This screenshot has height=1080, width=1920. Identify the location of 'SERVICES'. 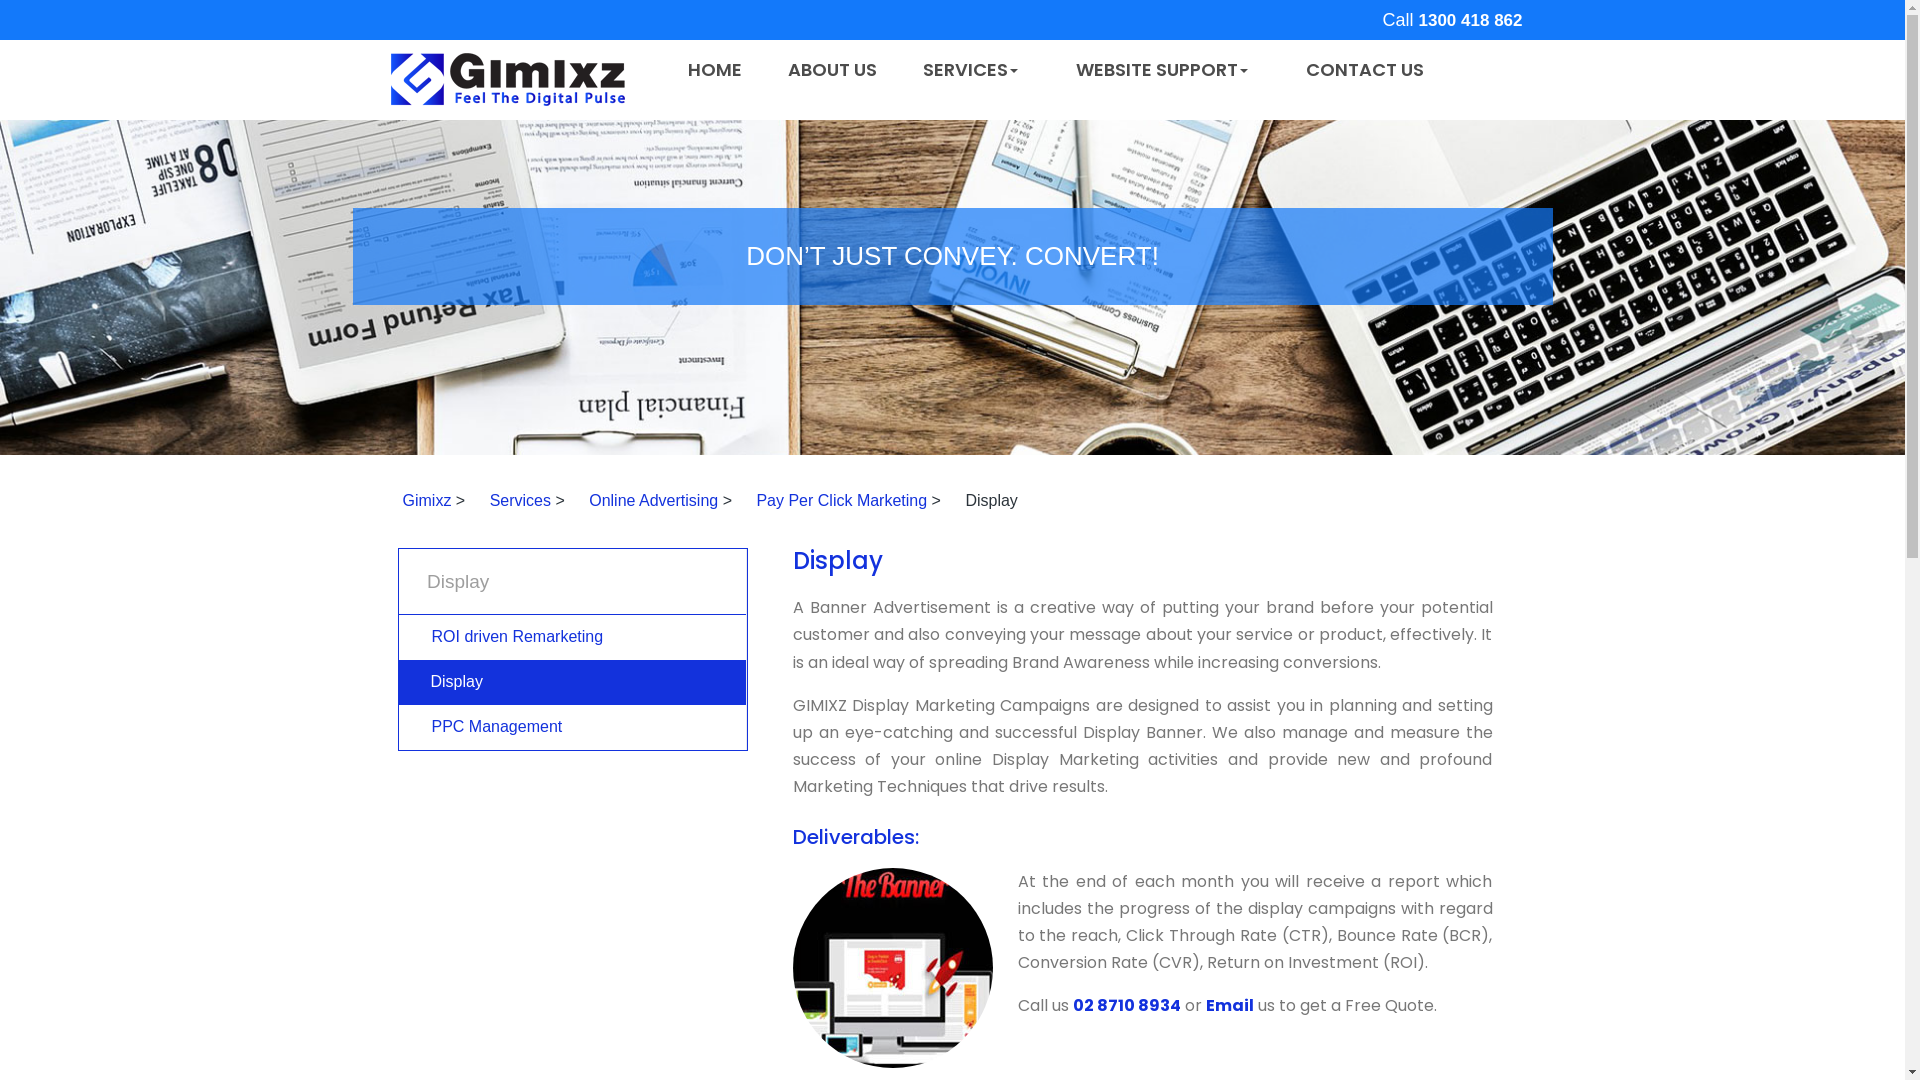
(976, 69).